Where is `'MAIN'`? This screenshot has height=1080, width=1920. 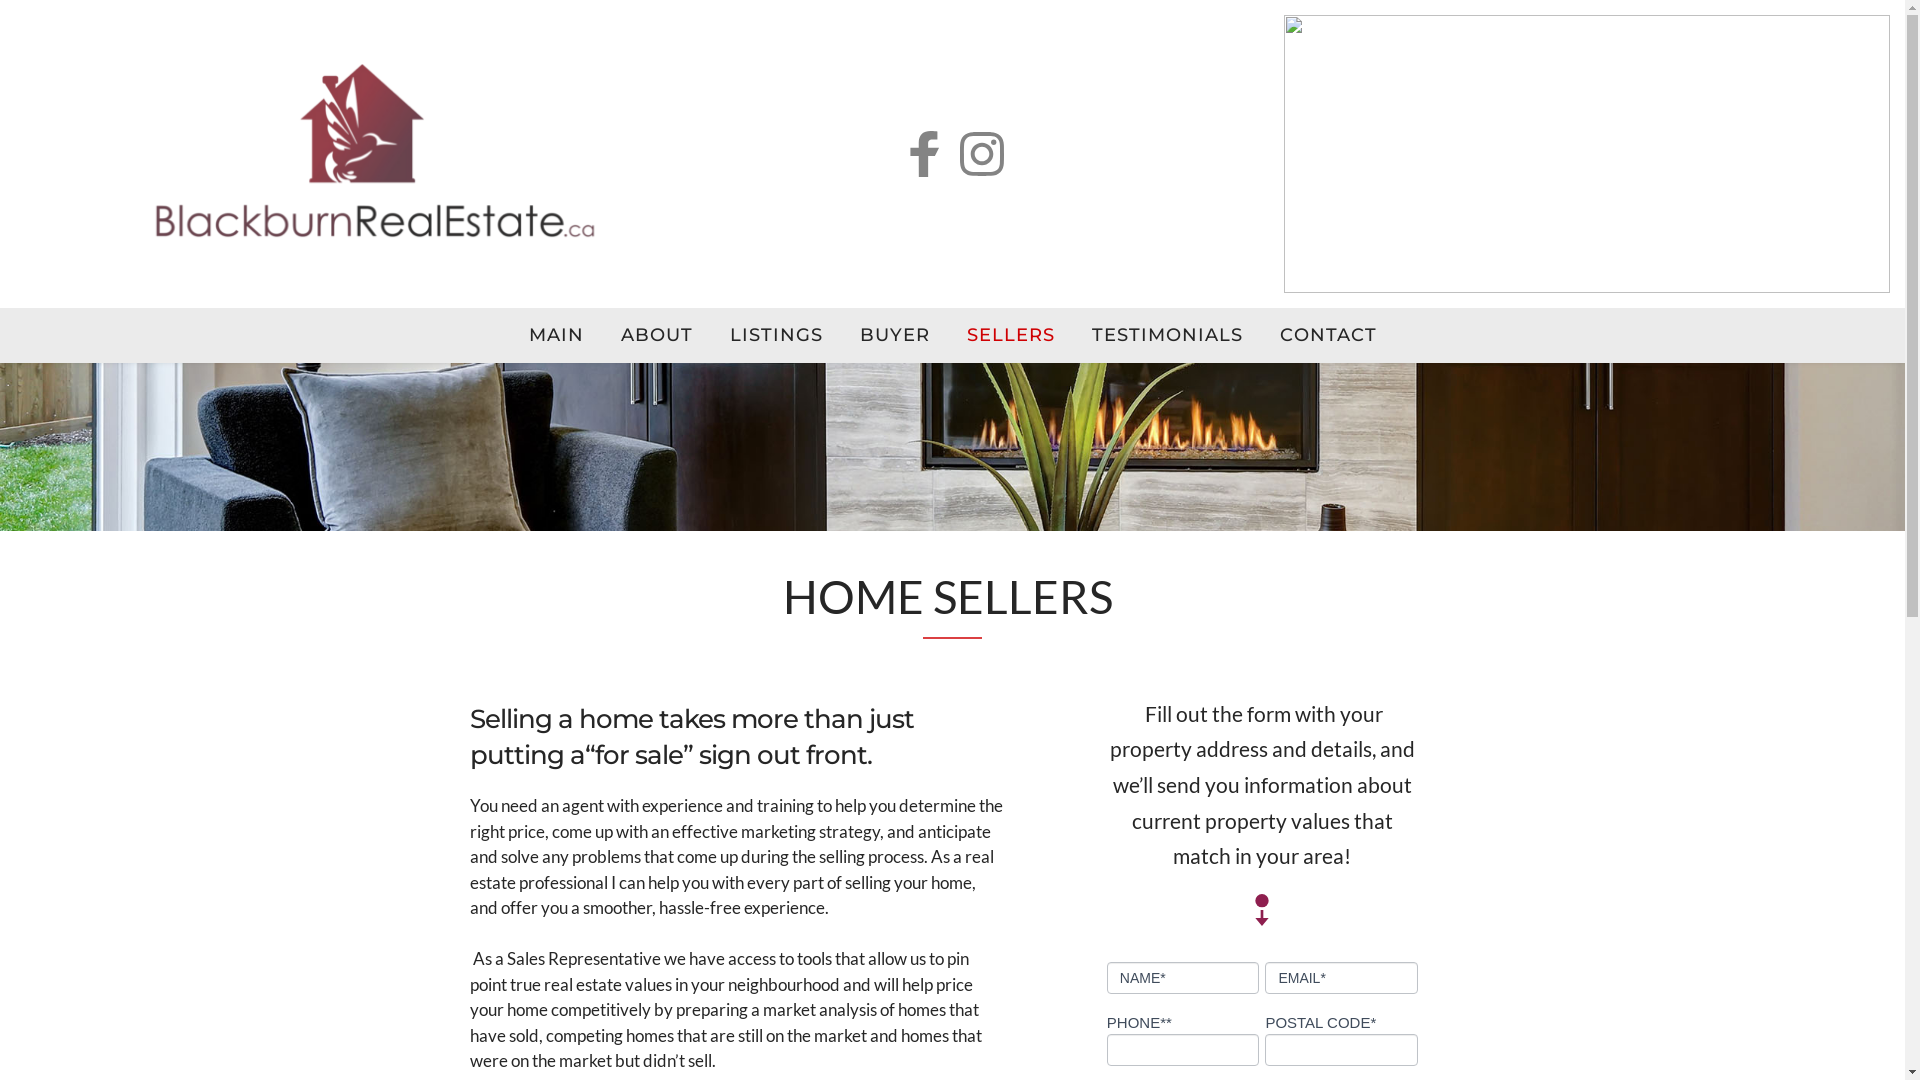
'MAIN' is located at coordinates (556, 334).